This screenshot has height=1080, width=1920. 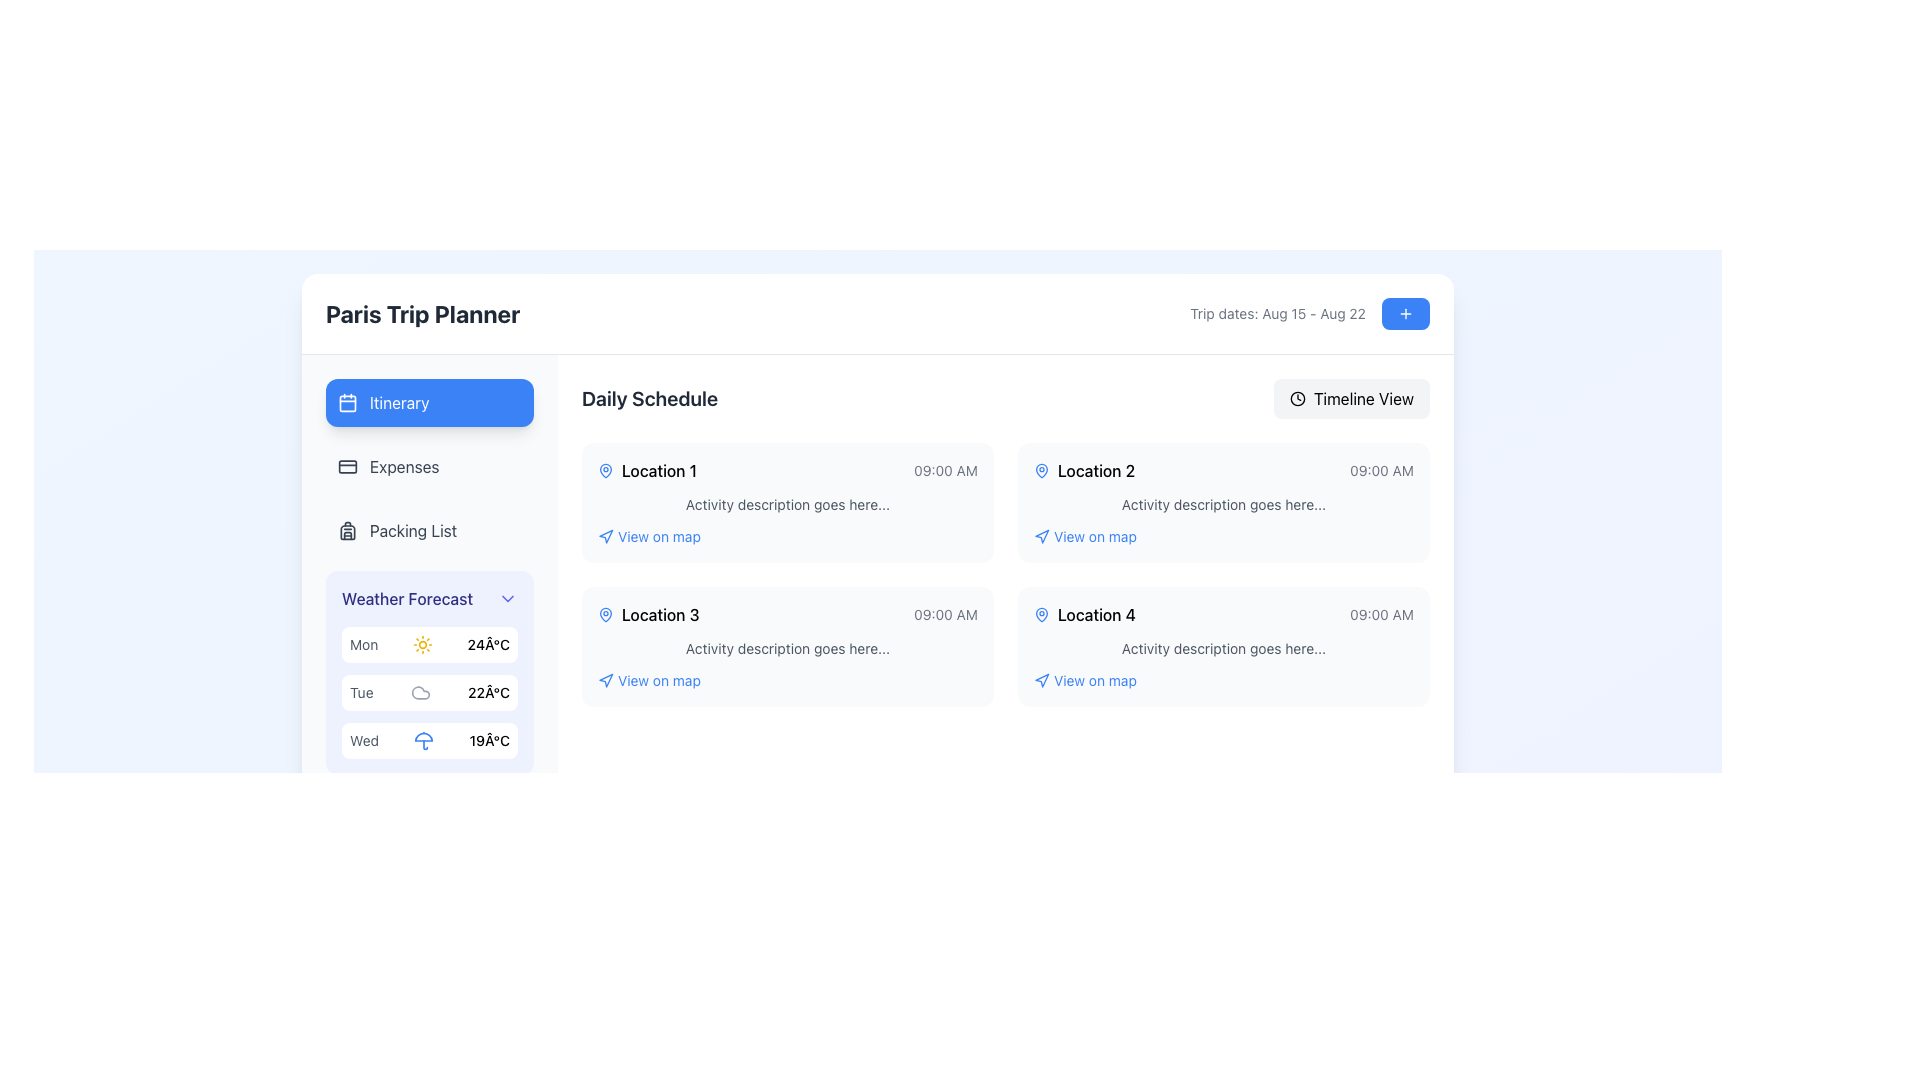 I want to click on the 'Weather Forecast' dropdown header, which is styled in indigo and indicates an expandable menu with a down arrow icon, so click(x=429, y=597).